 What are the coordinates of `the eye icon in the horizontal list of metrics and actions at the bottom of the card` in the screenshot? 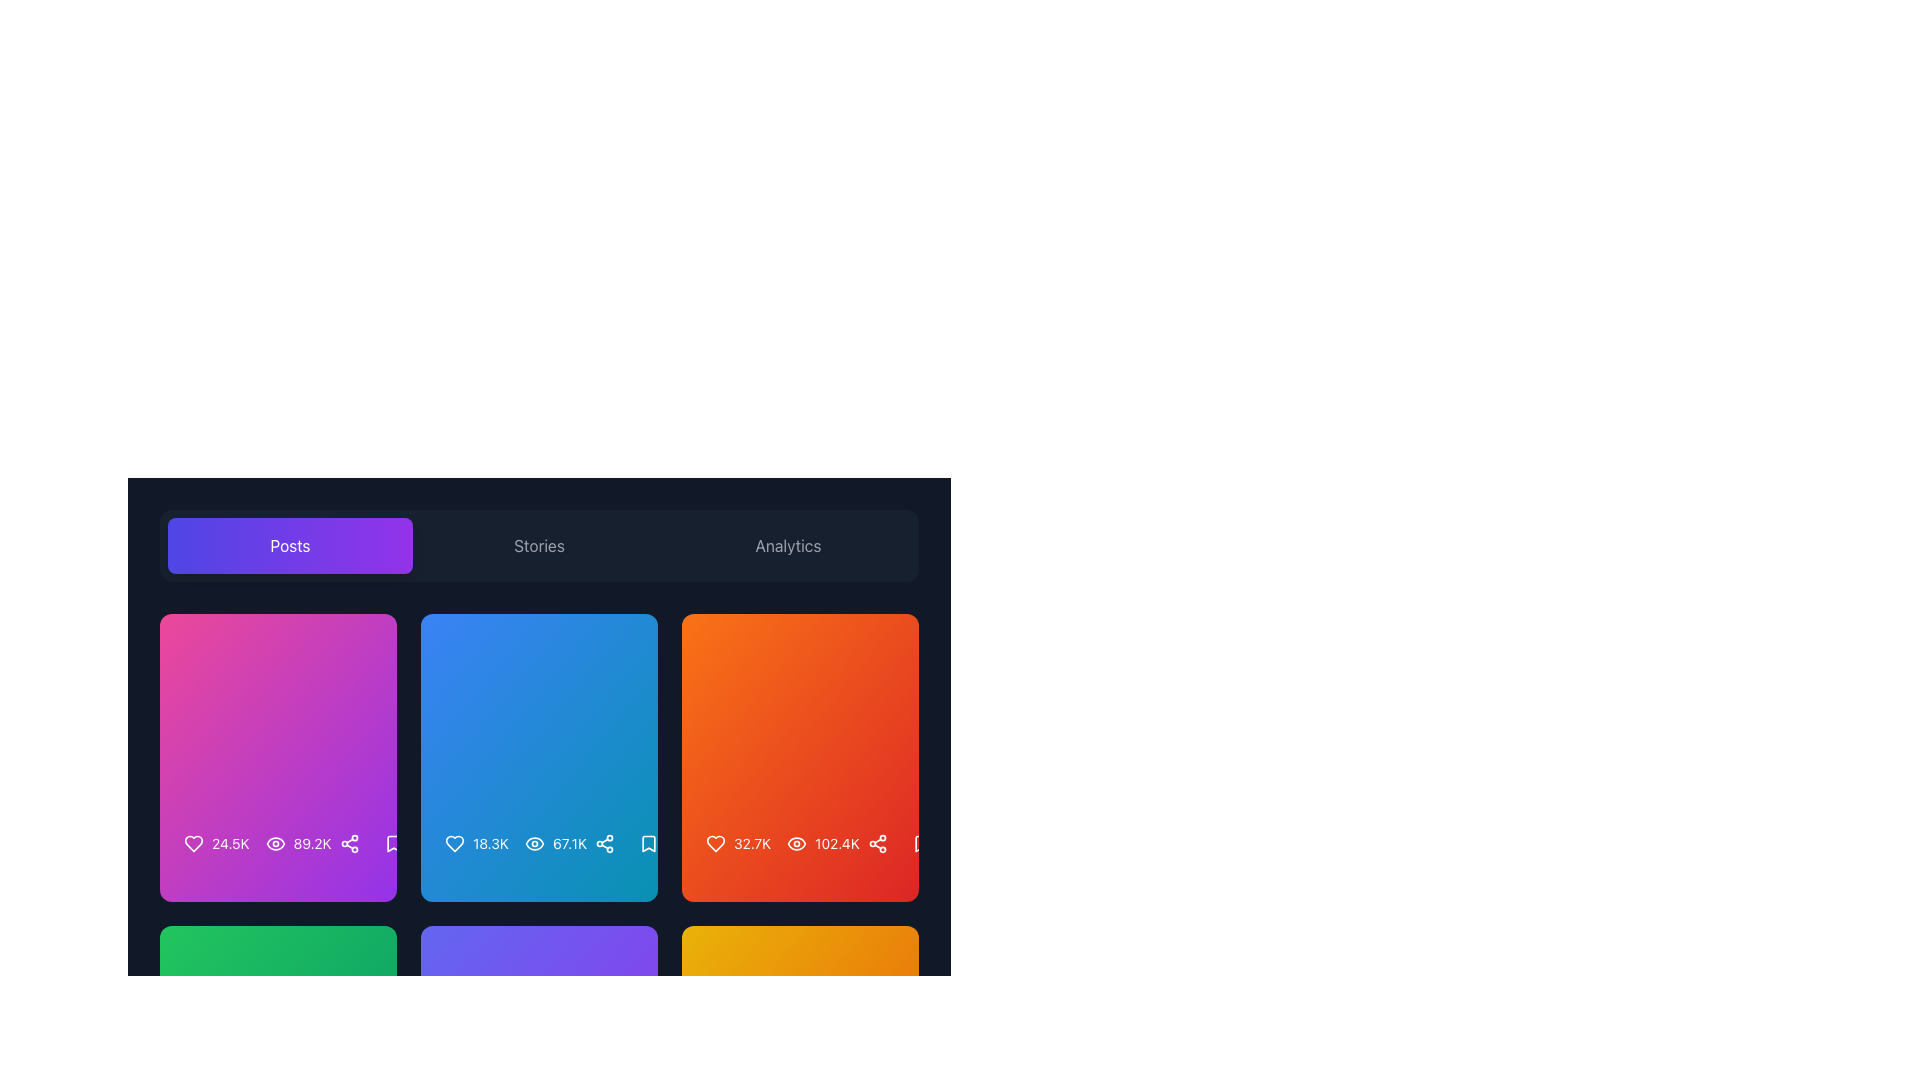 It's located at (277, 852).